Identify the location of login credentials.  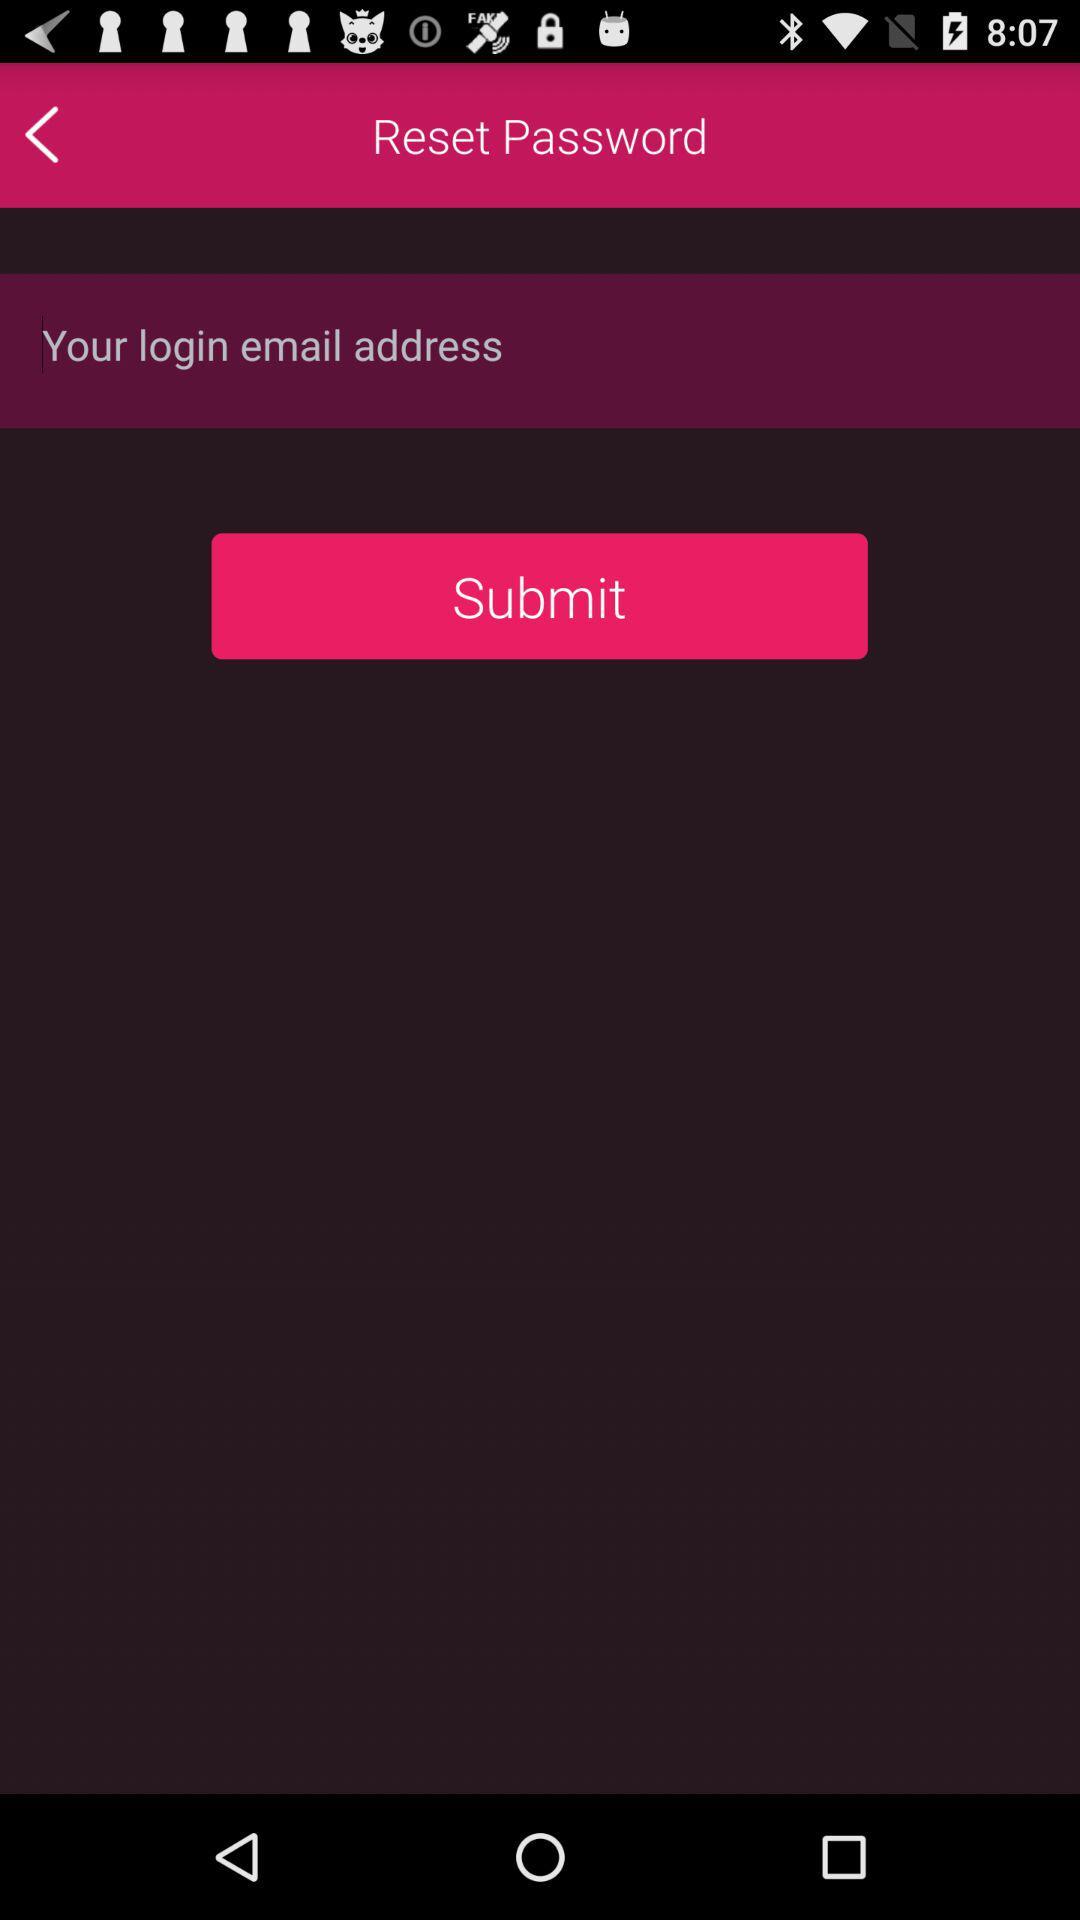
(540, 349).